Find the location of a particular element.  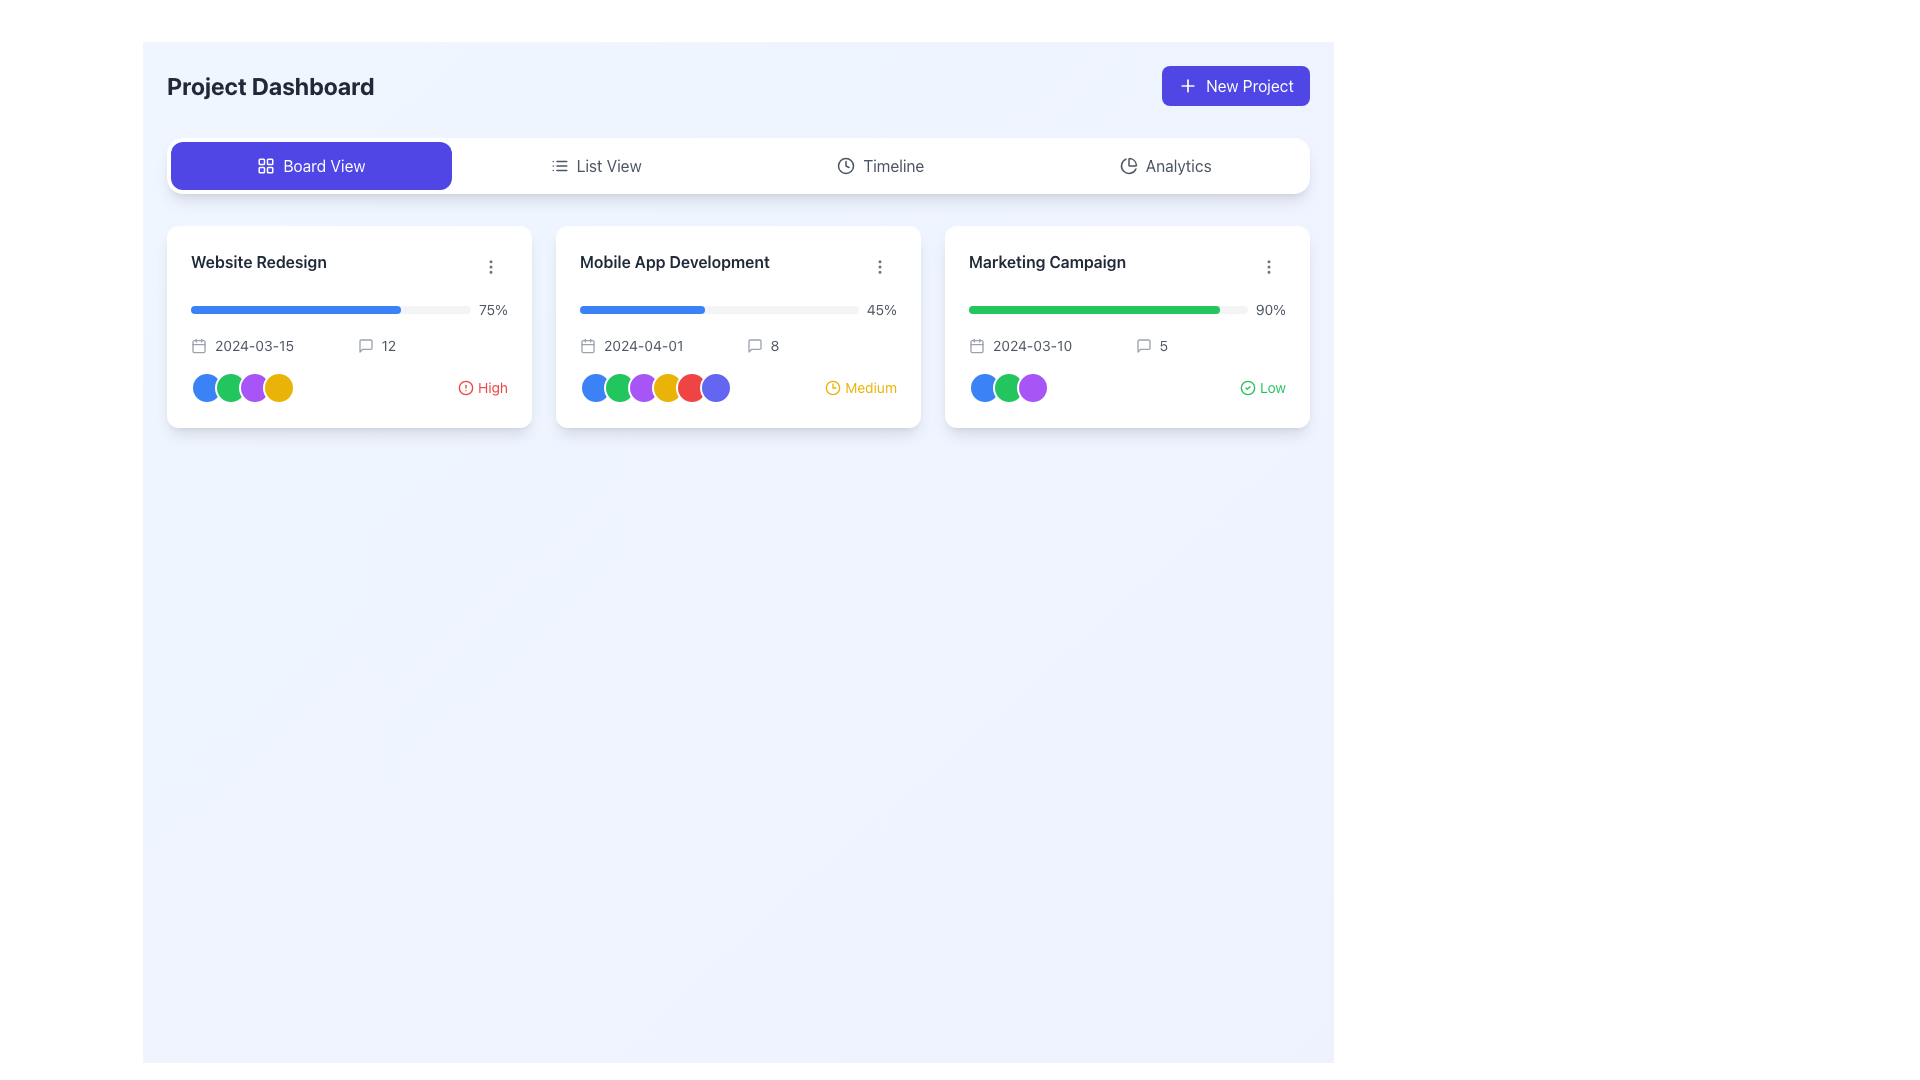

the static text label that represents a date associated with a task or event, located in the second card of a row of cards, beside a calendar icon is located at coordinates (643, 345).